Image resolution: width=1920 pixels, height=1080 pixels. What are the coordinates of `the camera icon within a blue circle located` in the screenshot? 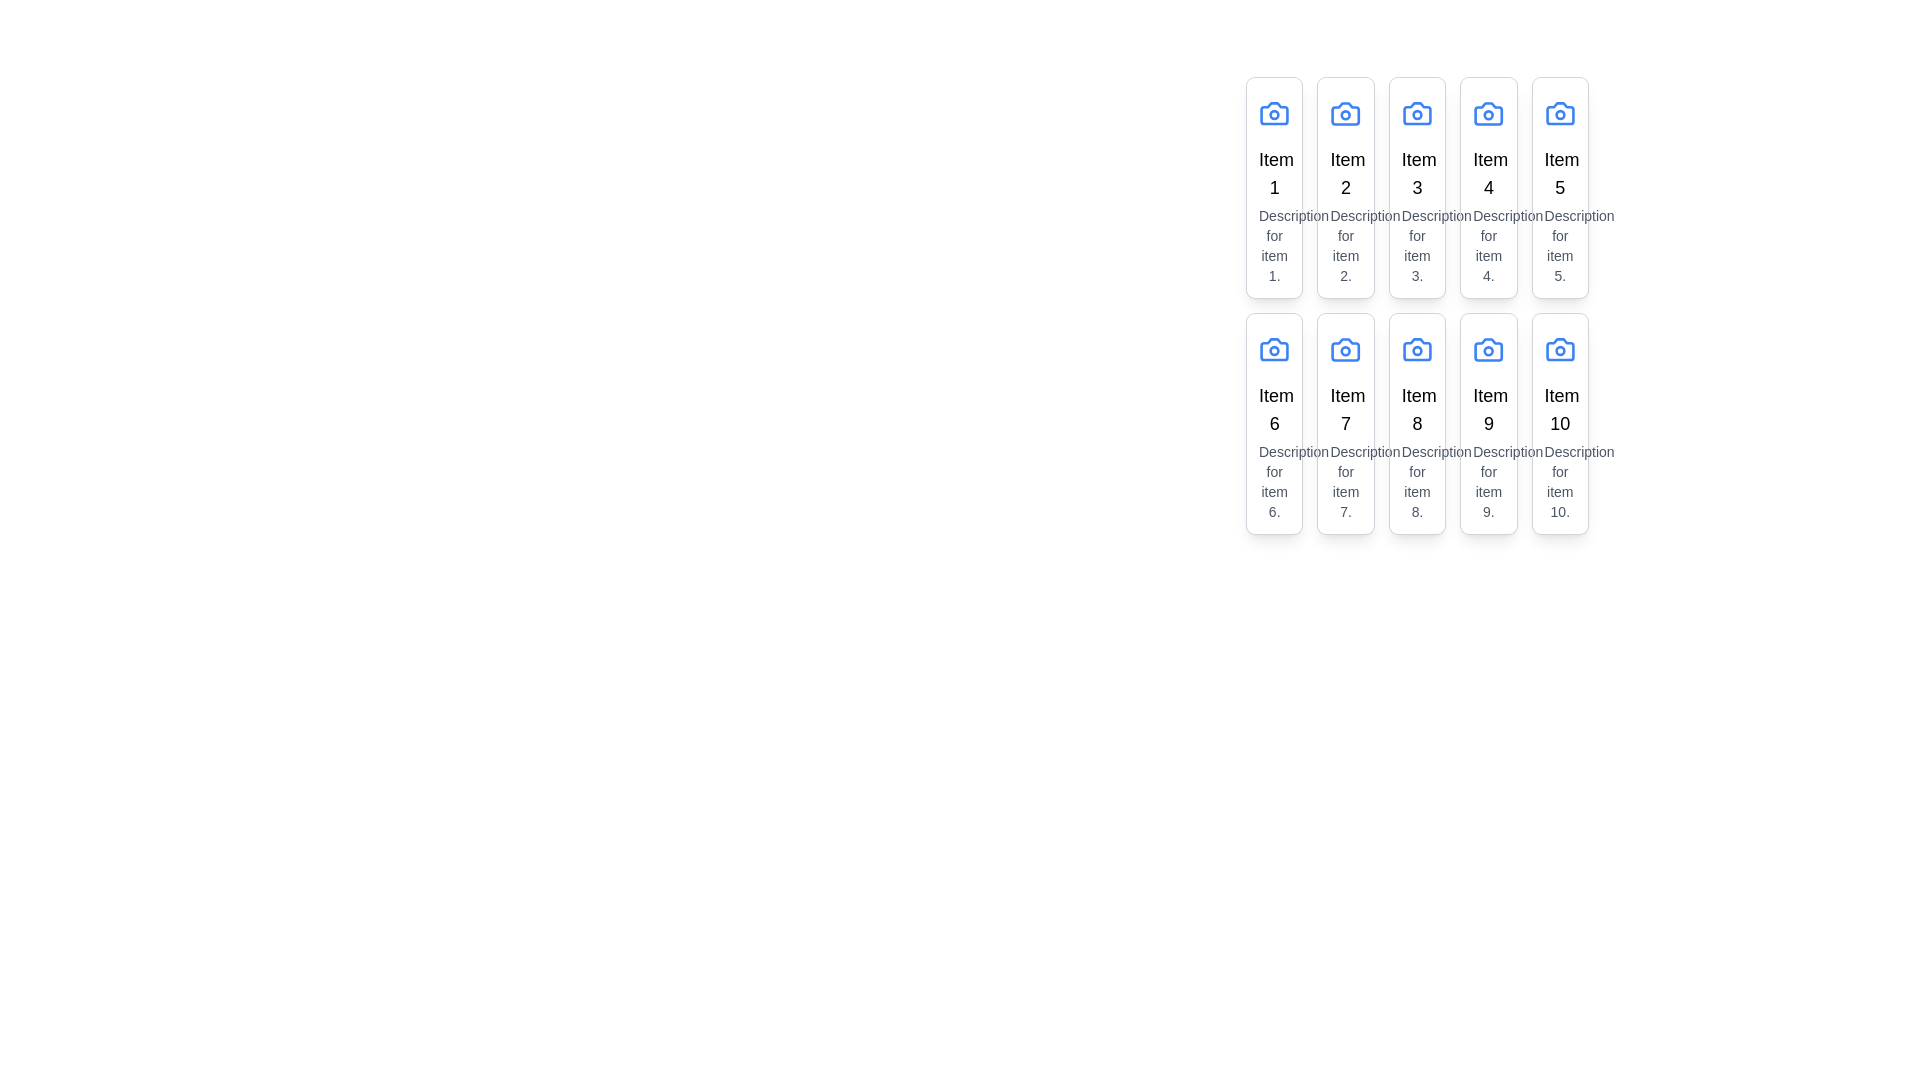 It's located at (1488, 349).